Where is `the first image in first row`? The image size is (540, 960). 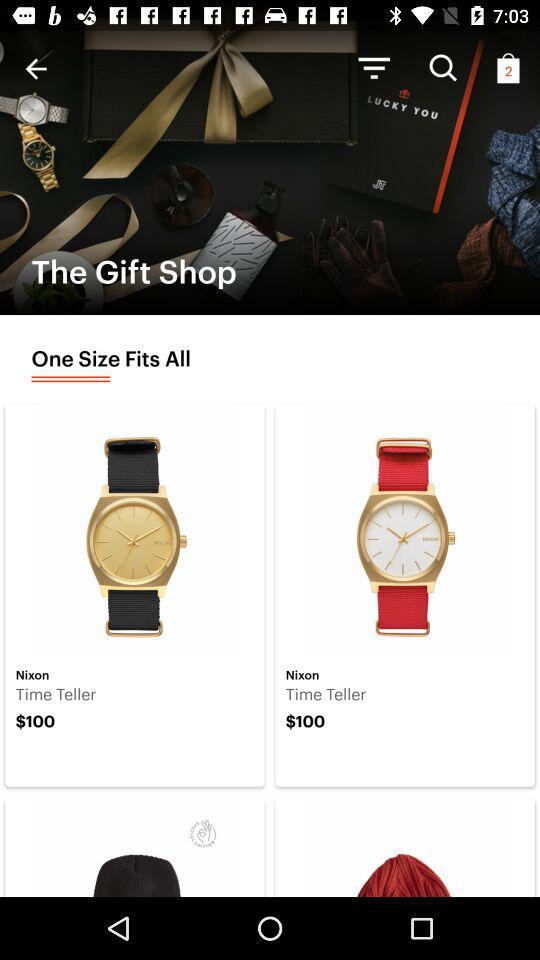 the first image in first row is located at coordinates (135, 529).